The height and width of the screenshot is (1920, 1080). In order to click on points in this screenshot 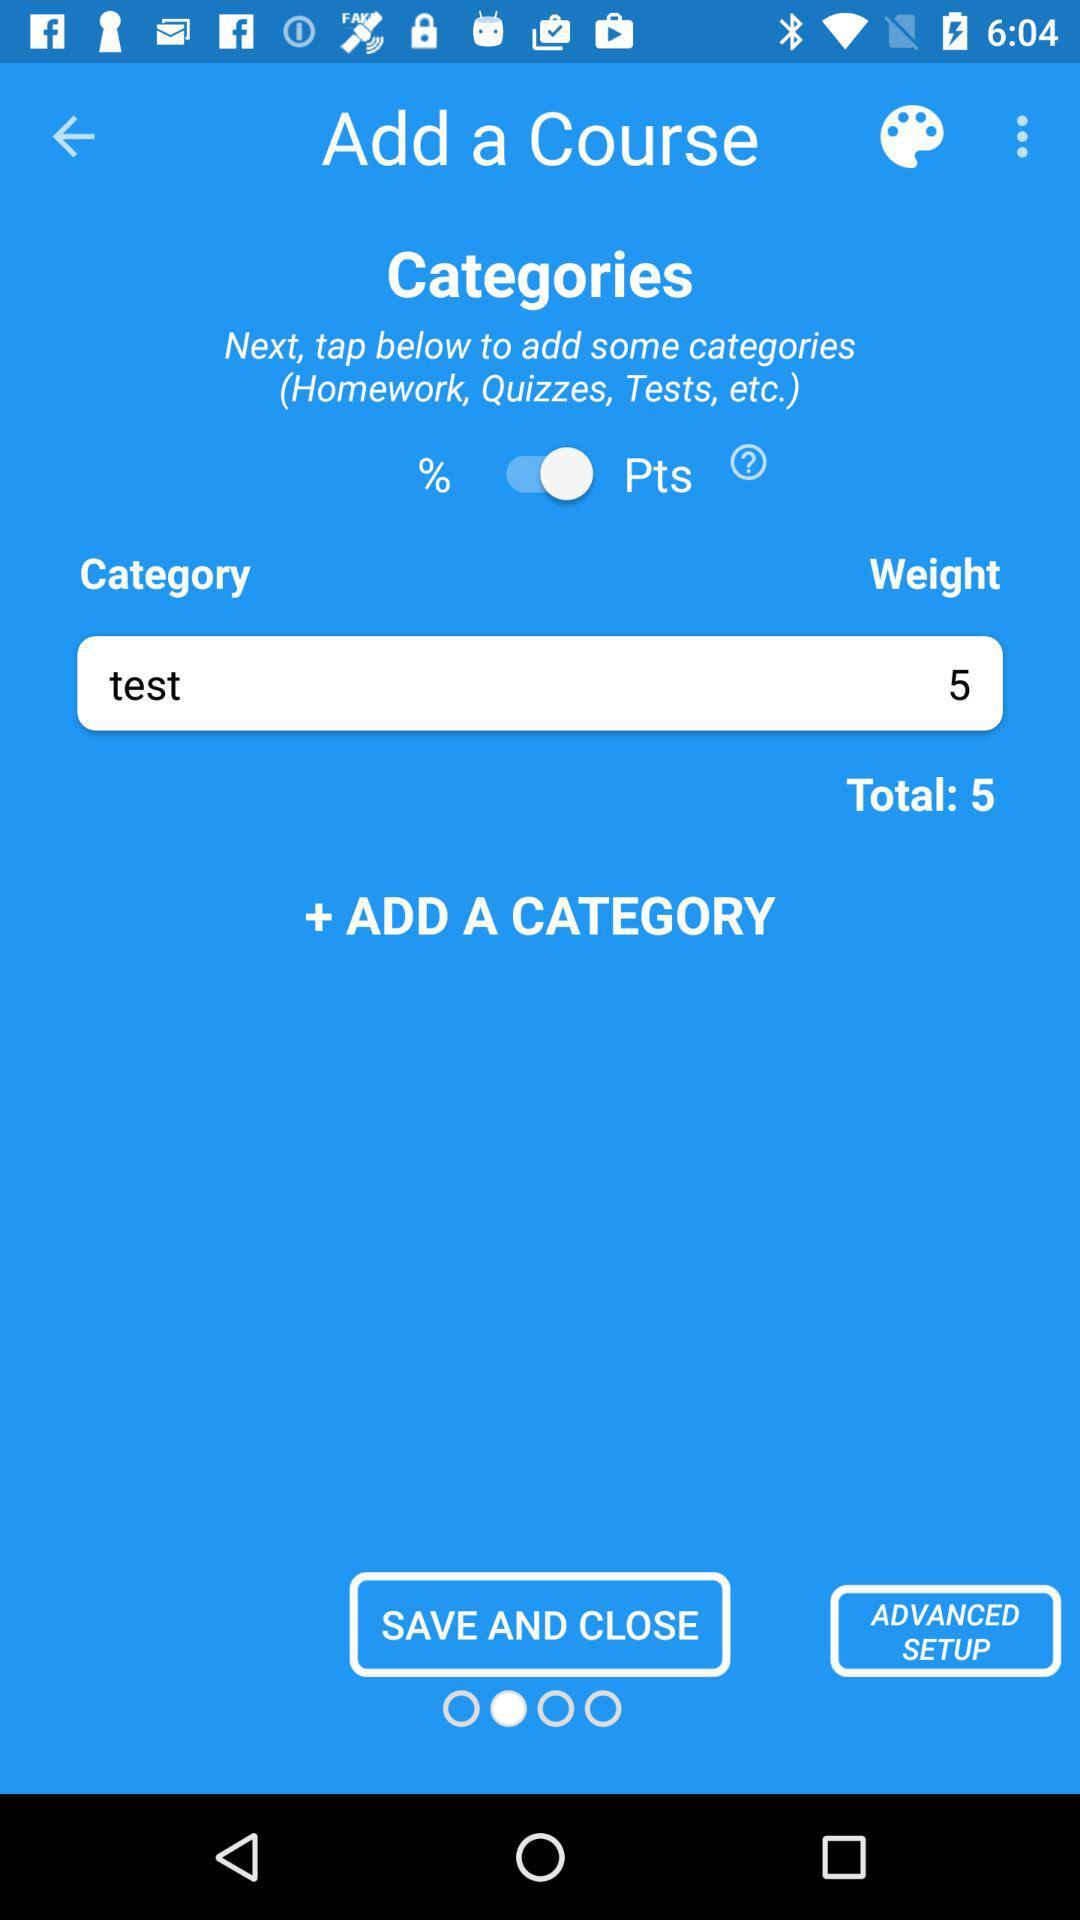, I will do `click(540, 472)`.